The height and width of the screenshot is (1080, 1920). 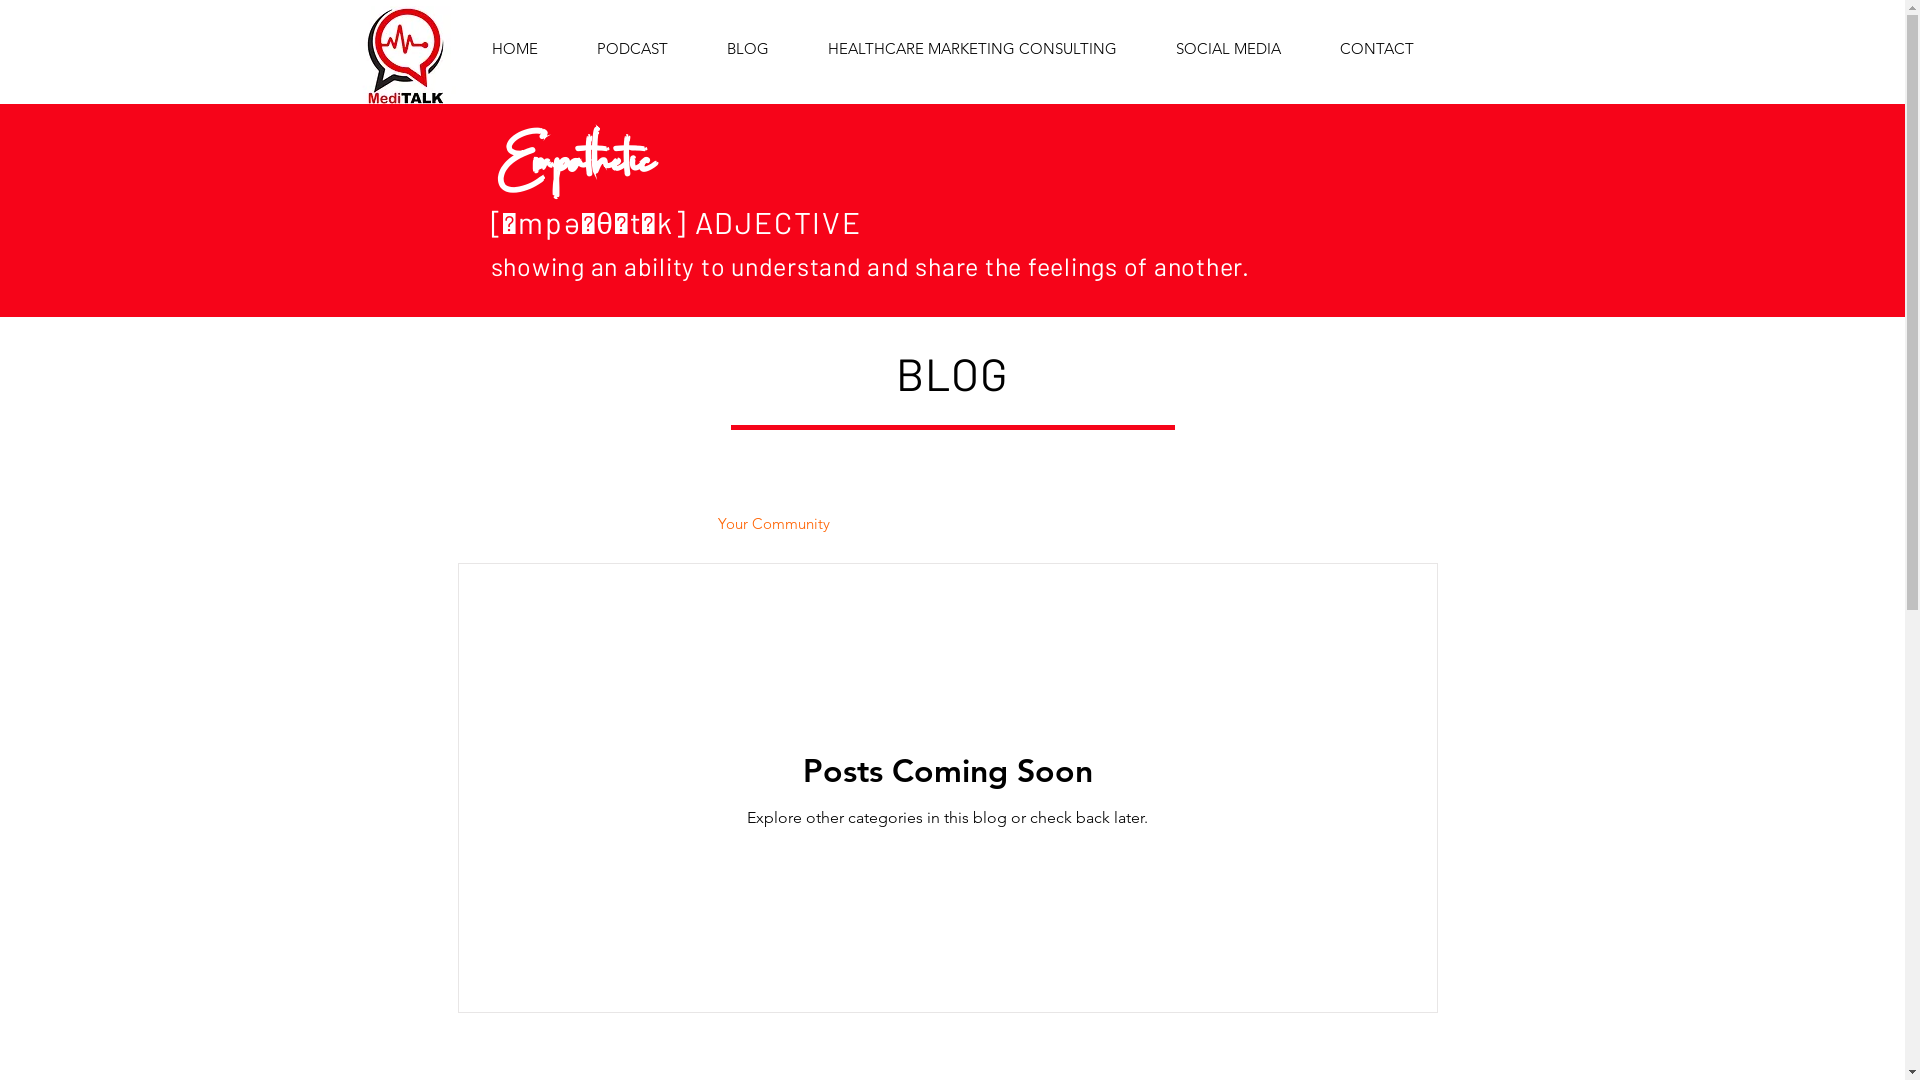 I want to click on 'BLOG', so click(x=697, y=48).